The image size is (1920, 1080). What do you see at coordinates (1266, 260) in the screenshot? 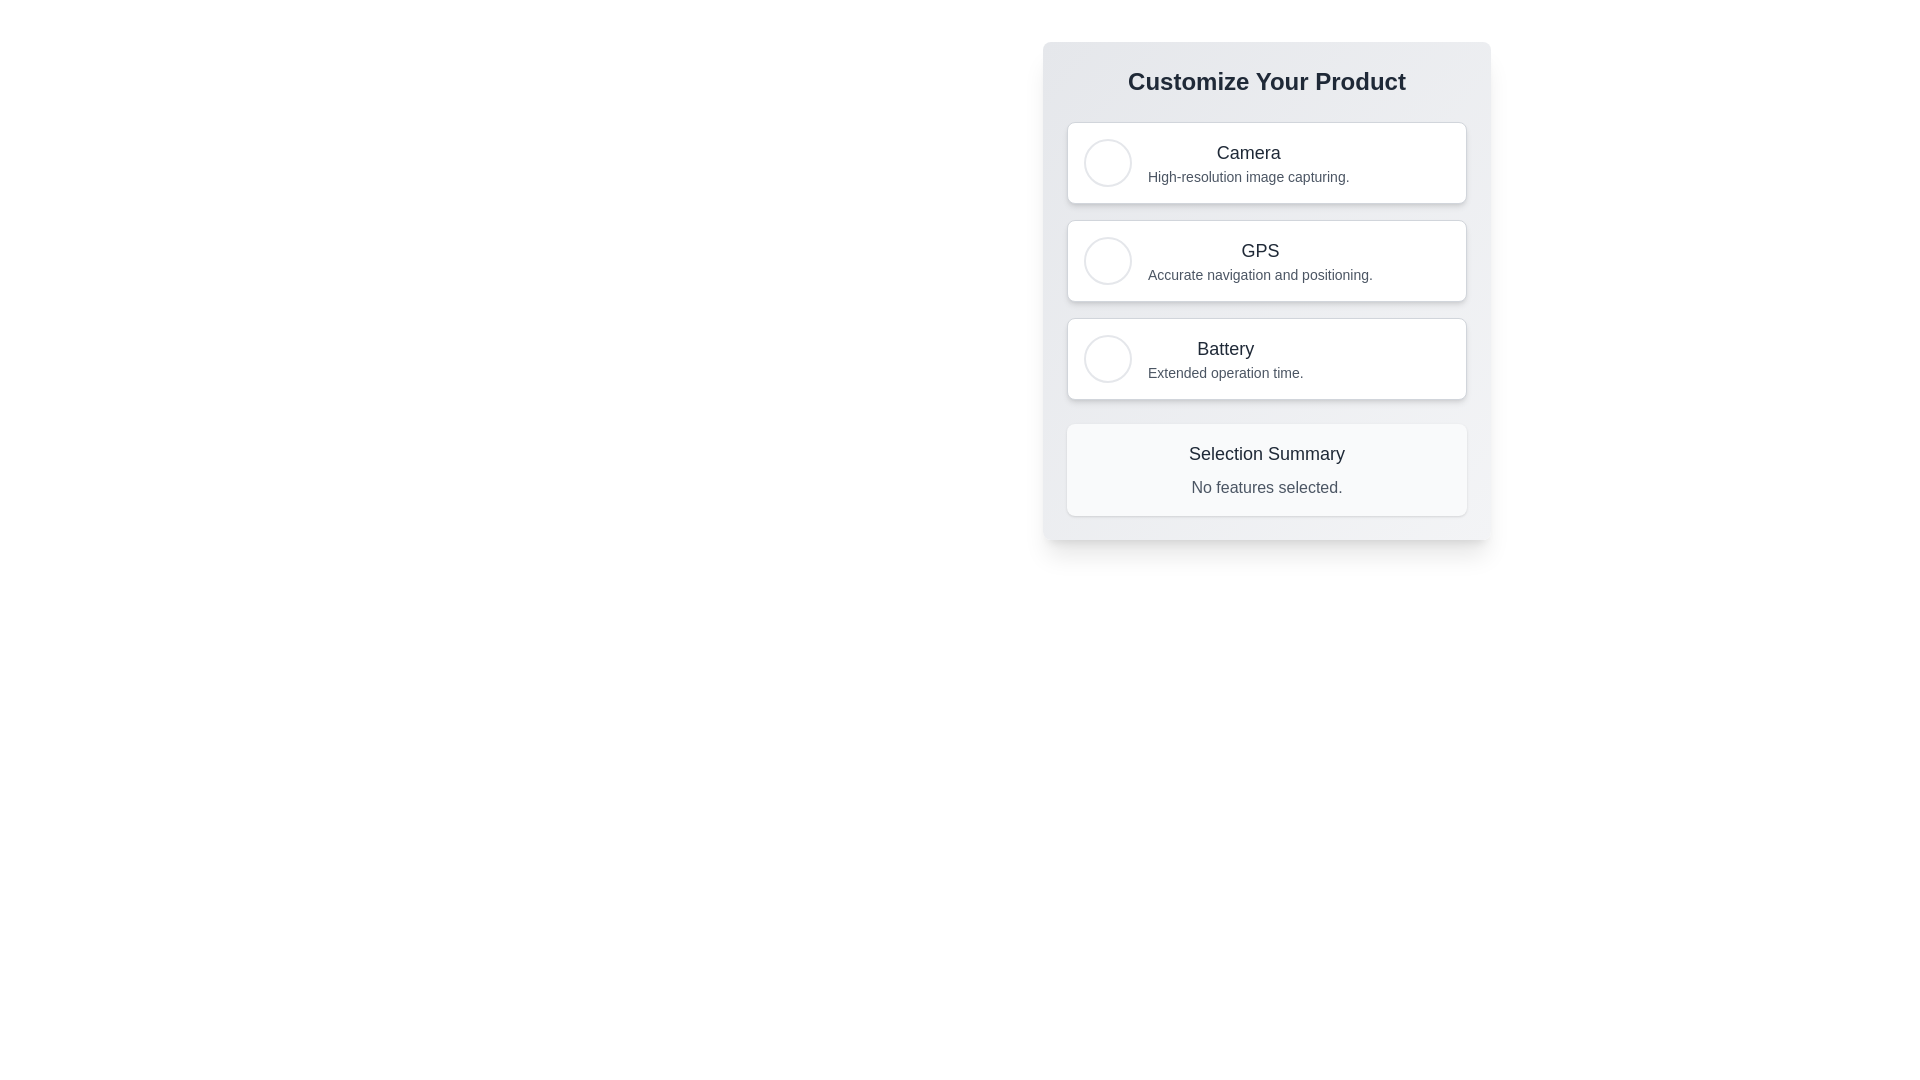
I see `the second selectable card labeled 'GPS' in the 'Customize Your Product' section` at bounding box center [1266, 260].